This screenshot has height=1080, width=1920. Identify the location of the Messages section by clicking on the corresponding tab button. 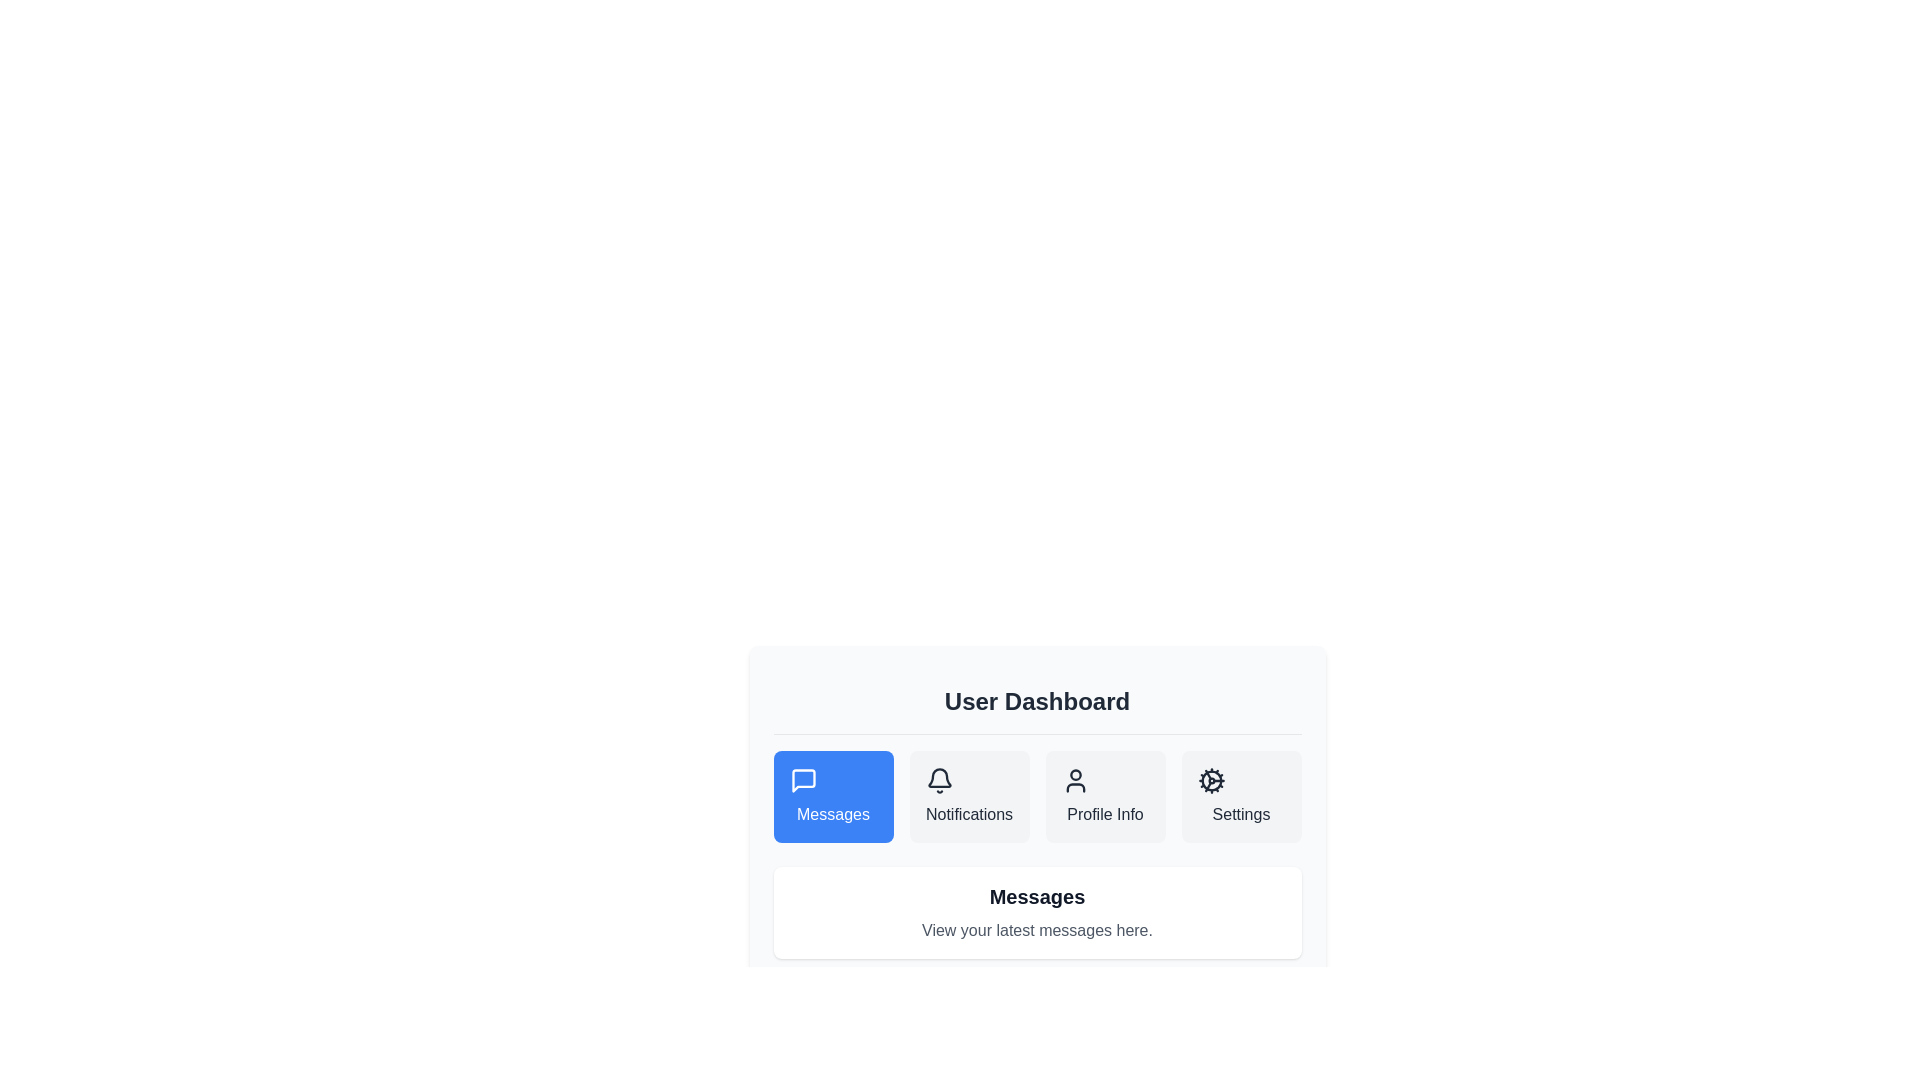
(833, 796).